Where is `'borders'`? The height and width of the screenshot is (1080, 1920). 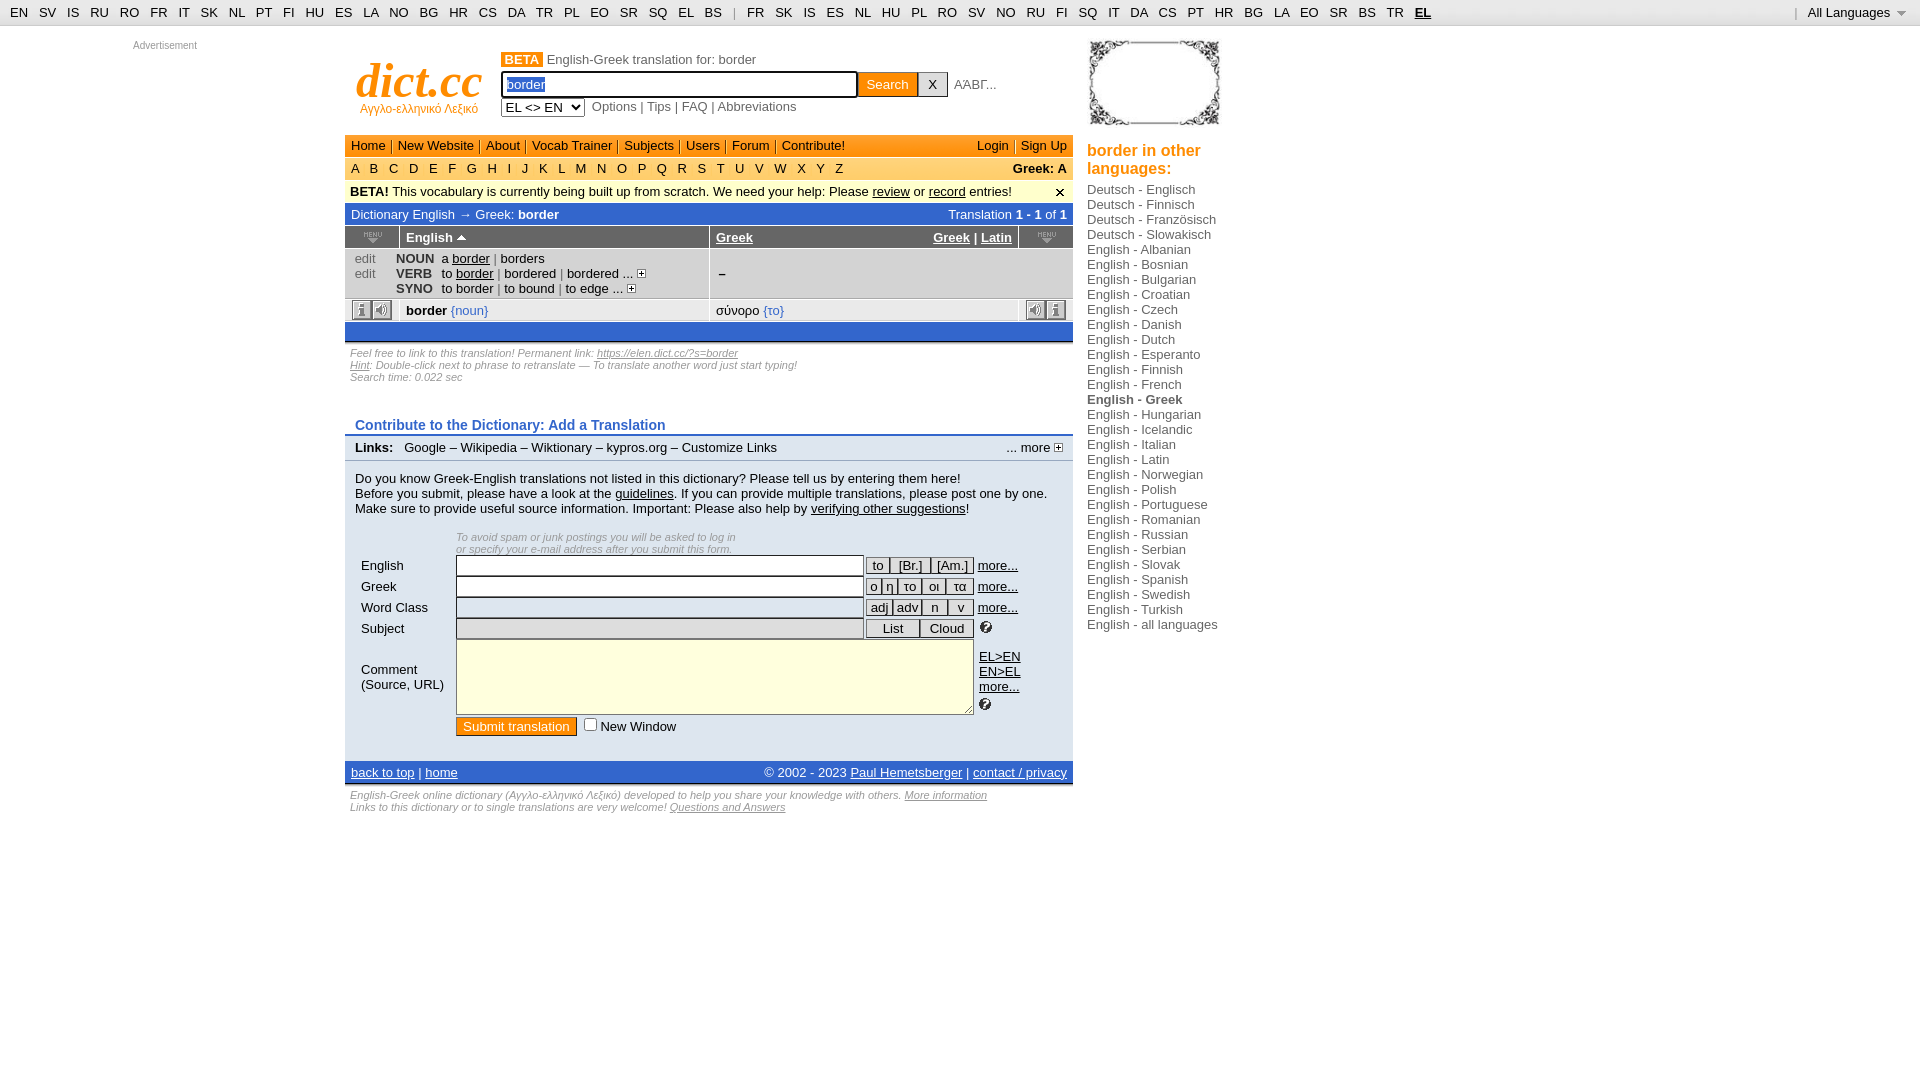
'borders' is located at coordinates (500, 257).